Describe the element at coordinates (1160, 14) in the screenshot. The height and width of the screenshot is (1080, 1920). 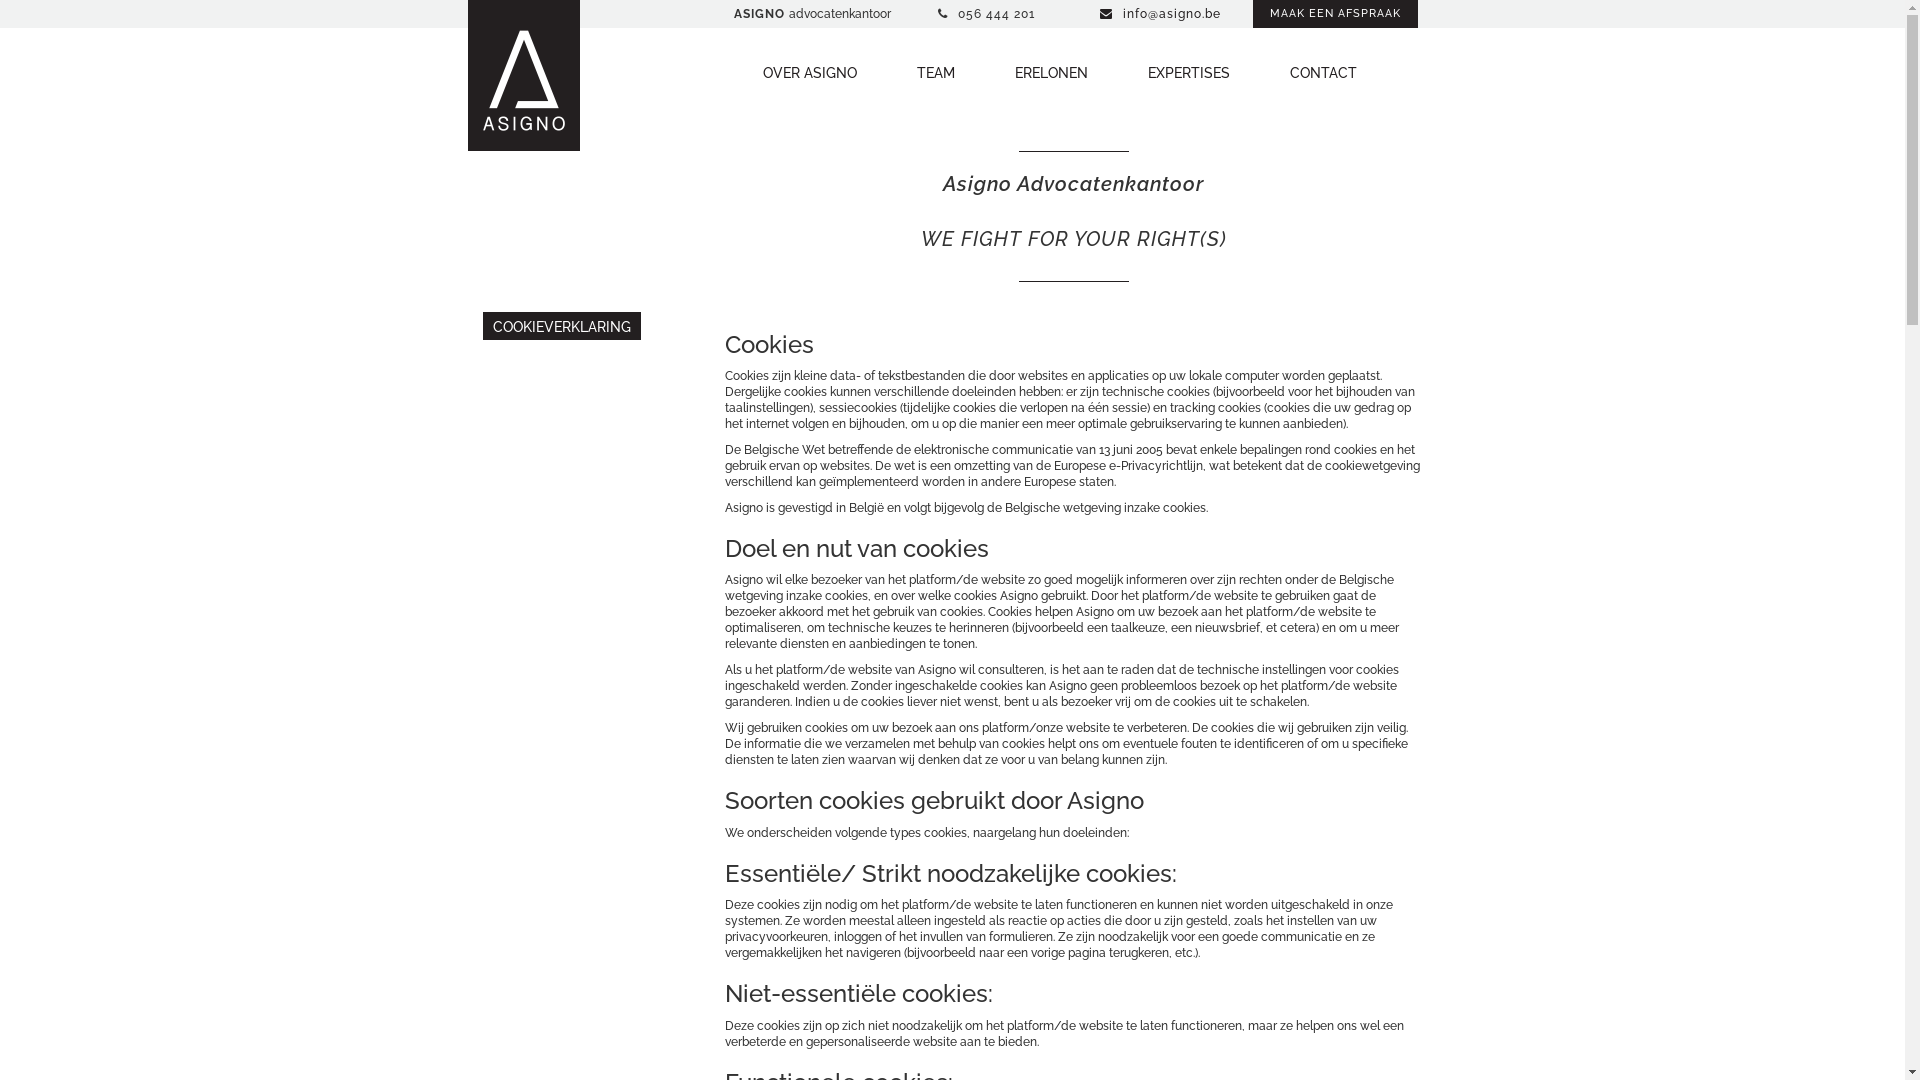
I see `'info@asigno.be'` at that location.